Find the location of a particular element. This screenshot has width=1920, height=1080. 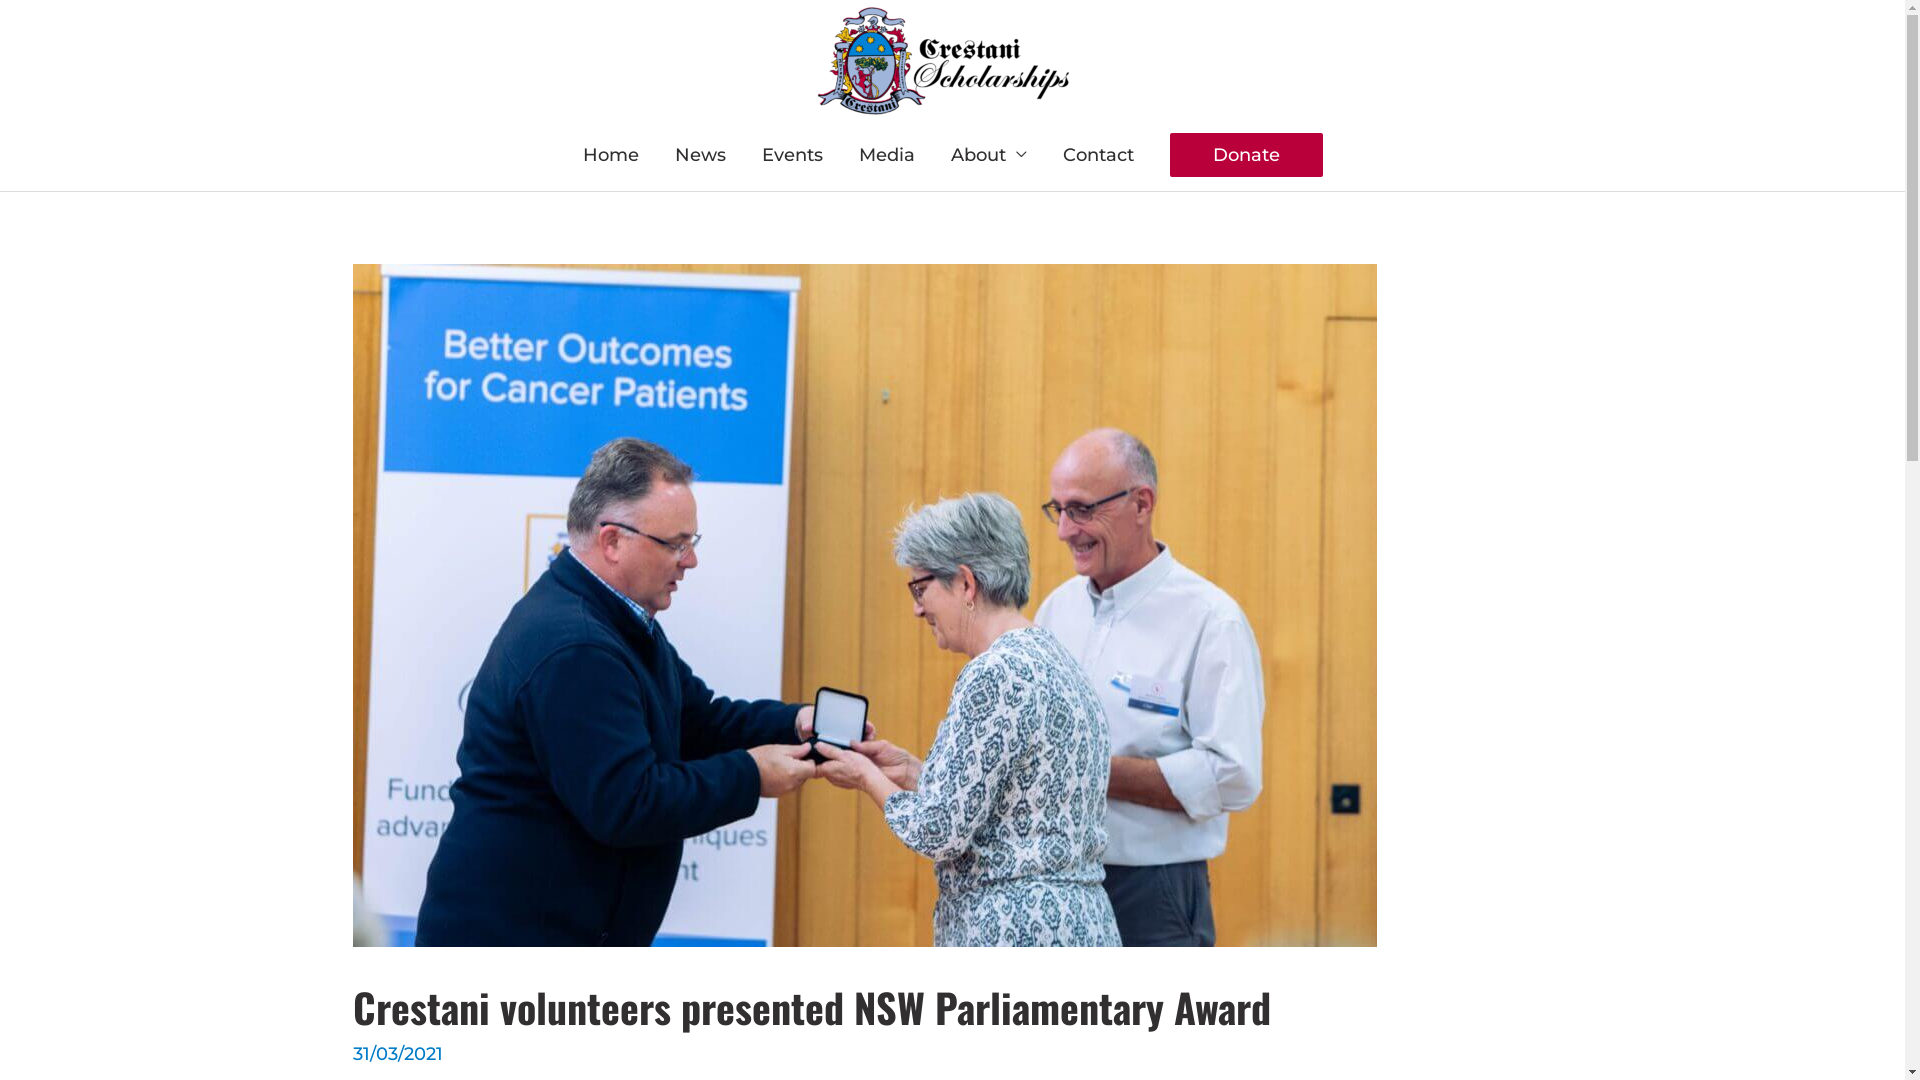

'About' is located at coordinates (988, 153).